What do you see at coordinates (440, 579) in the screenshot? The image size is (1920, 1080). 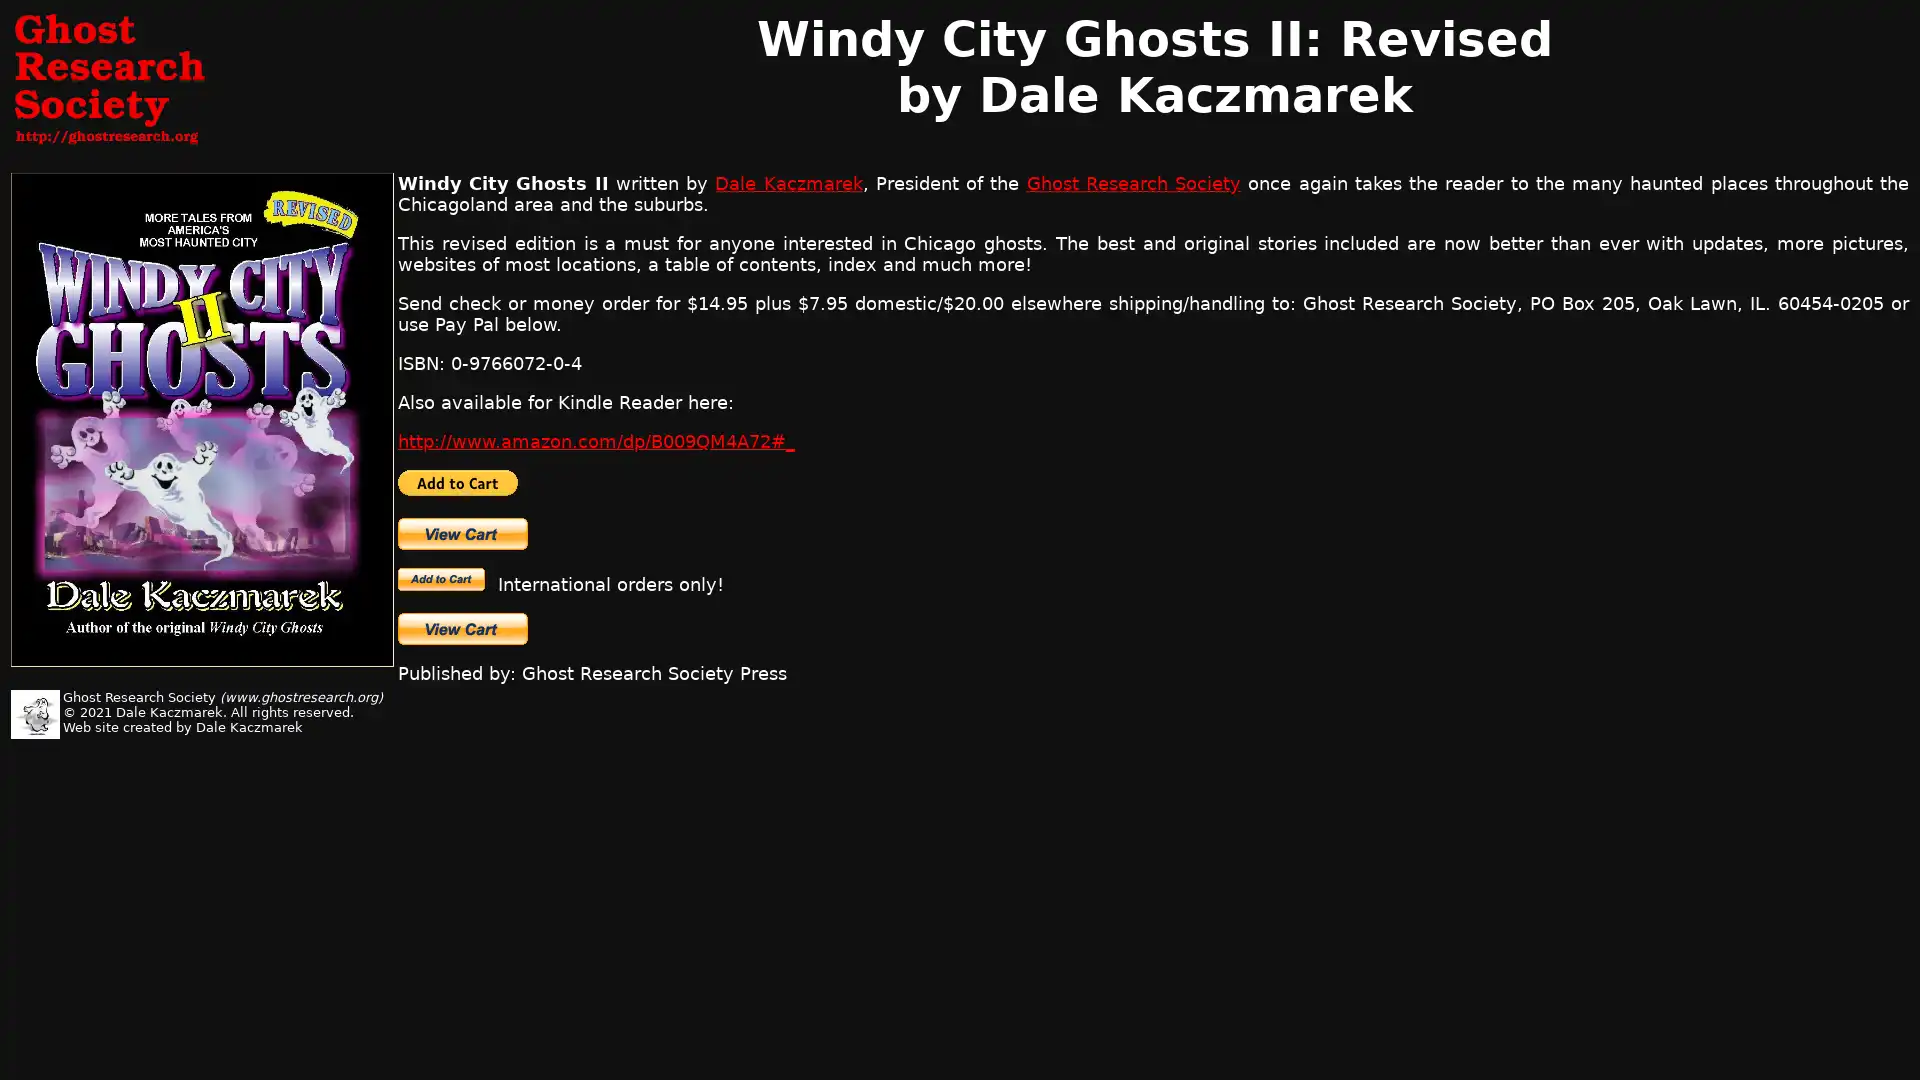 I see `Make payments with PayPal - it's fast, free and secure!` at bounding box center [440, 579].